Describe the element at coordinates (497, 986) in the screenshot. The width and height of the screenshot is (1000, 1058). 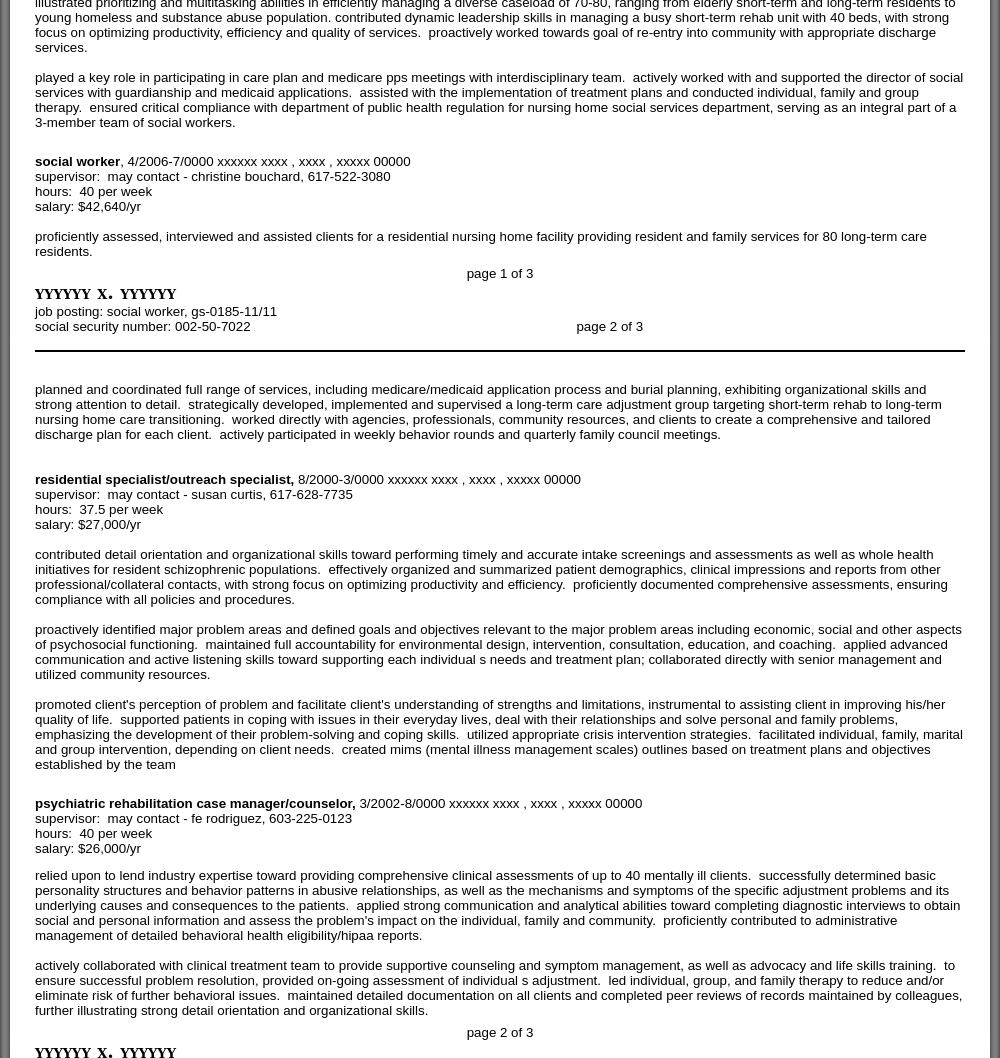
I see `'actively
collaborated with clinical treatment team to provide supportive counseling and
symptom management, as well as advocacy and life skills training.  to
ensure successful problem resolution, provided on-going assessment of
individual  s adjustment.  led individual, group, and family therapy to
reduce and/or eliminate risk of further behavioral issues.  maintained
detailed documentation on all clients and completed peer reviews of records
maintained by colleagues, further illustrating strong detail orientation and
organizational skills.'` at that location.